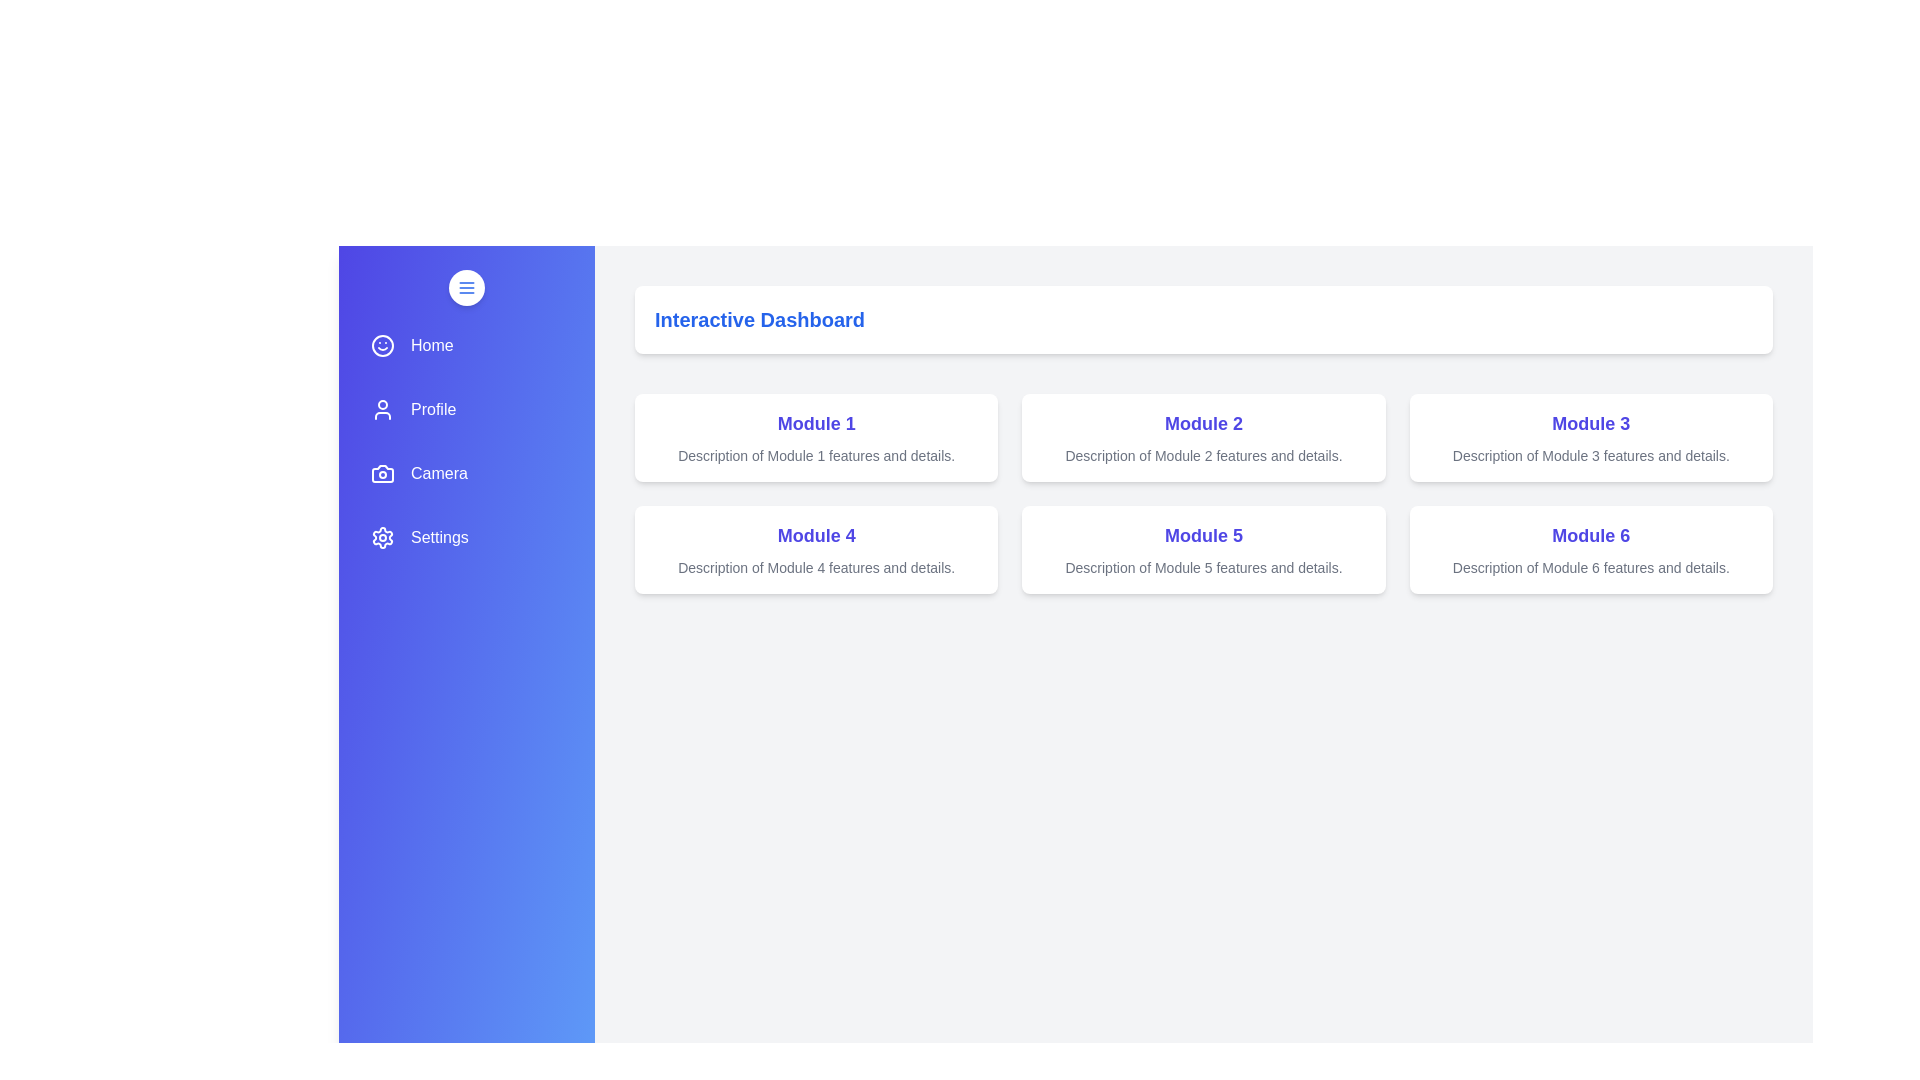 Image resolution: width=1920 pixels, height=1080 pixels. I want to click on the title text element identifying it as 'Module 4', located on the lower left corner of the central content section of the dashboard interface, so click(816, 535).